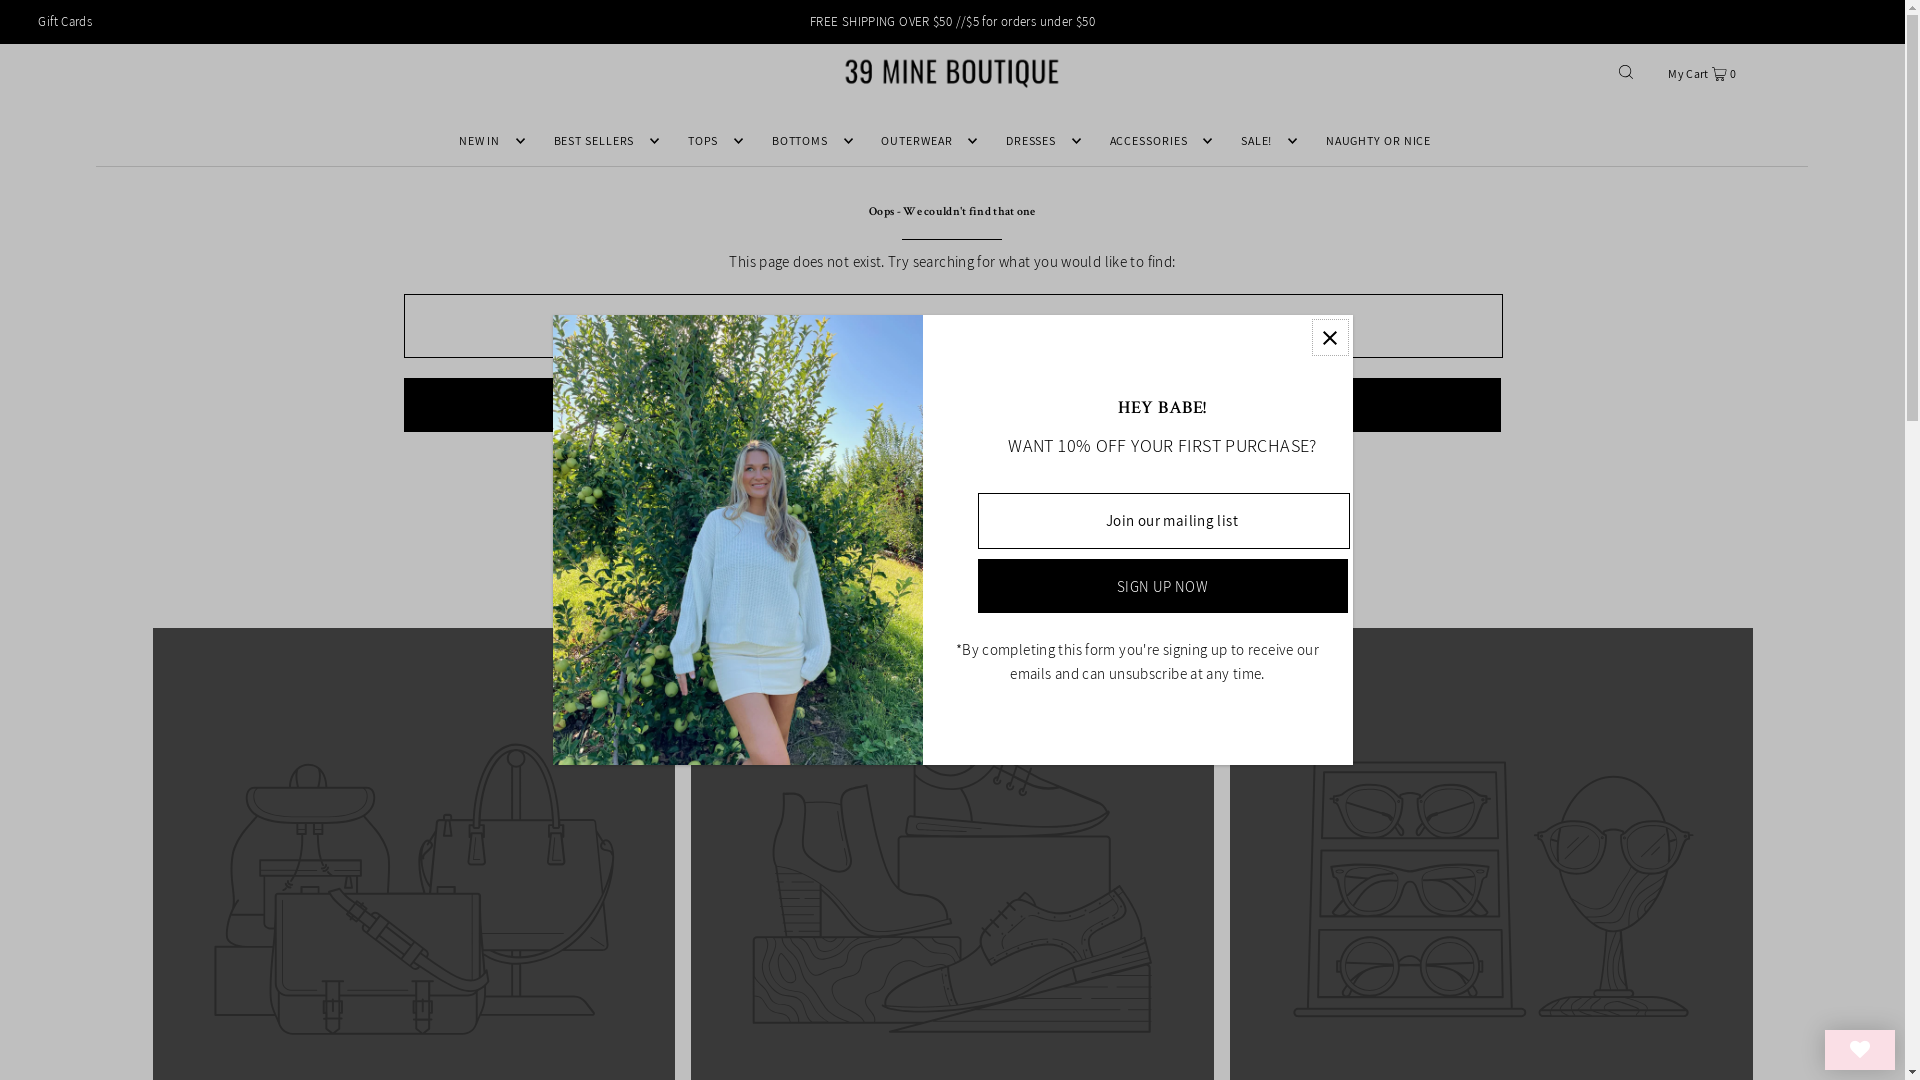 The height and width of the screenshot is (1080, 1920). I want to click on 'NAUGHTY OR NICE', so click(1377, 140).